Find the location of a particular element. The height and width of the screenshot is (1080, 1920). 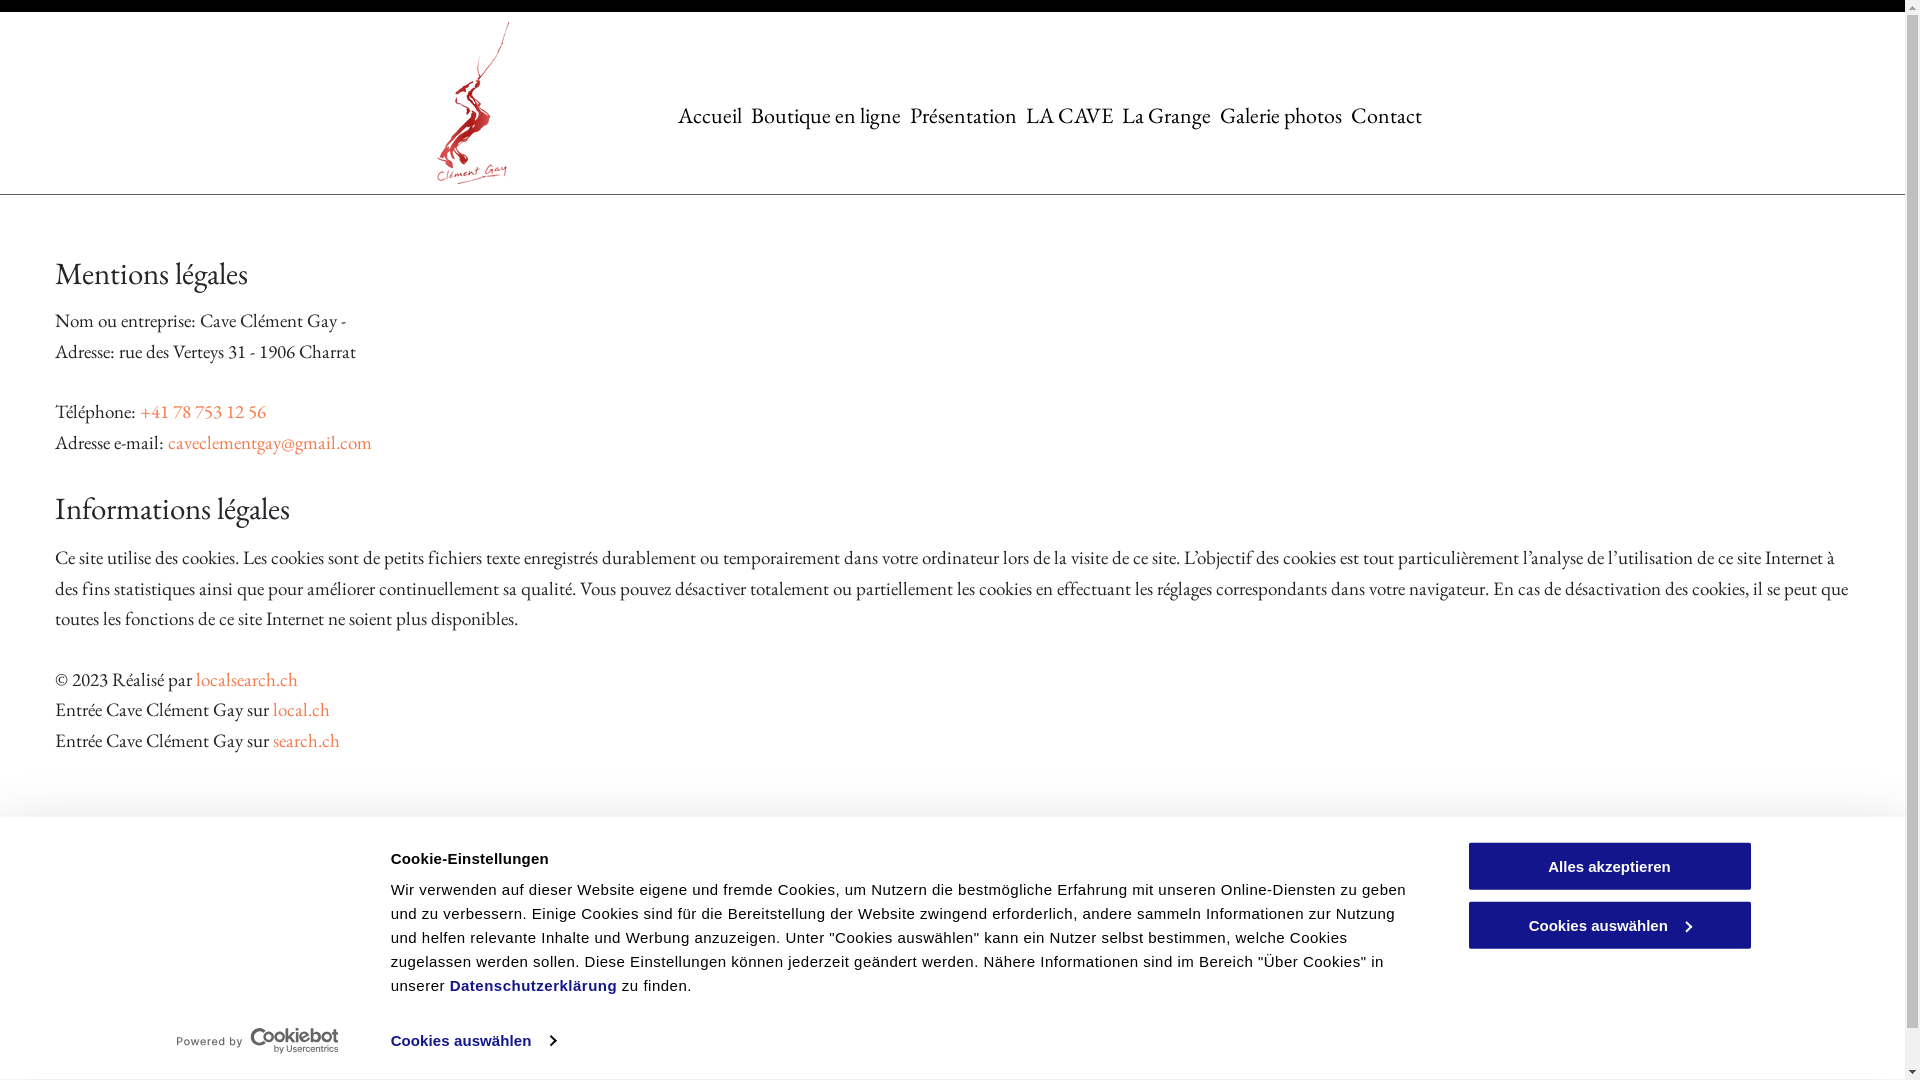

'+41 78 753 12 56' is located at coordinates (728, 904).